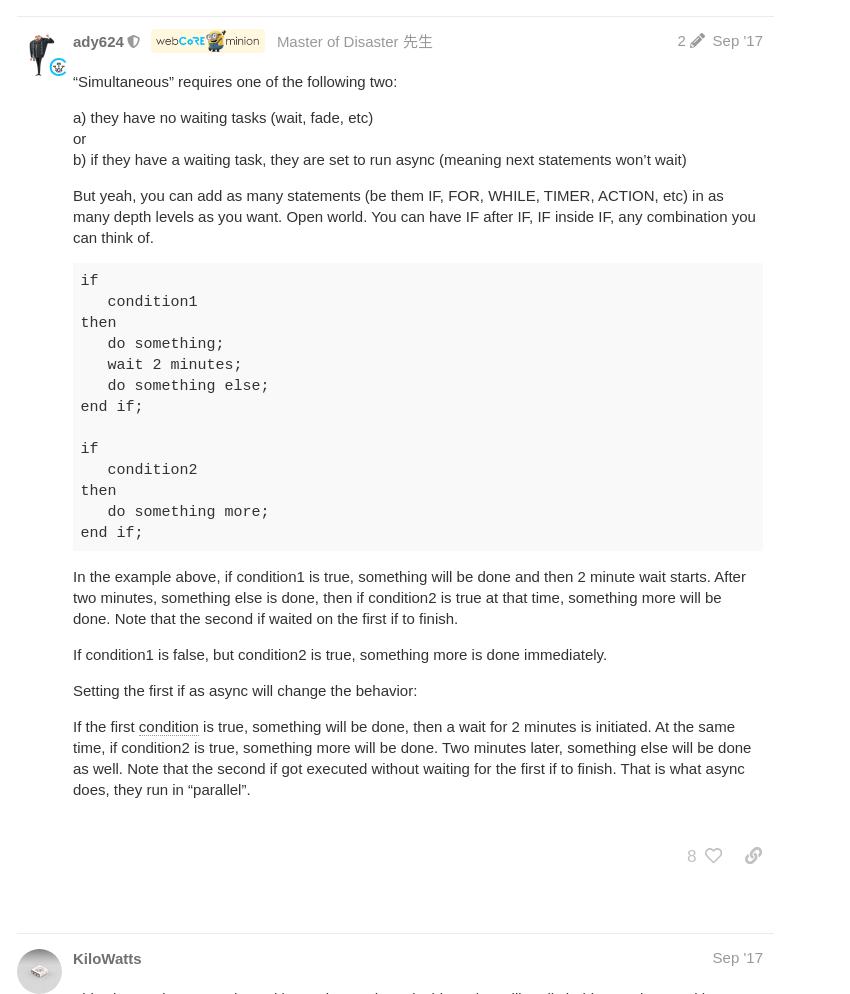 This screenshot has width=850, height=994. I want to click on 'or', so click(79, 137).